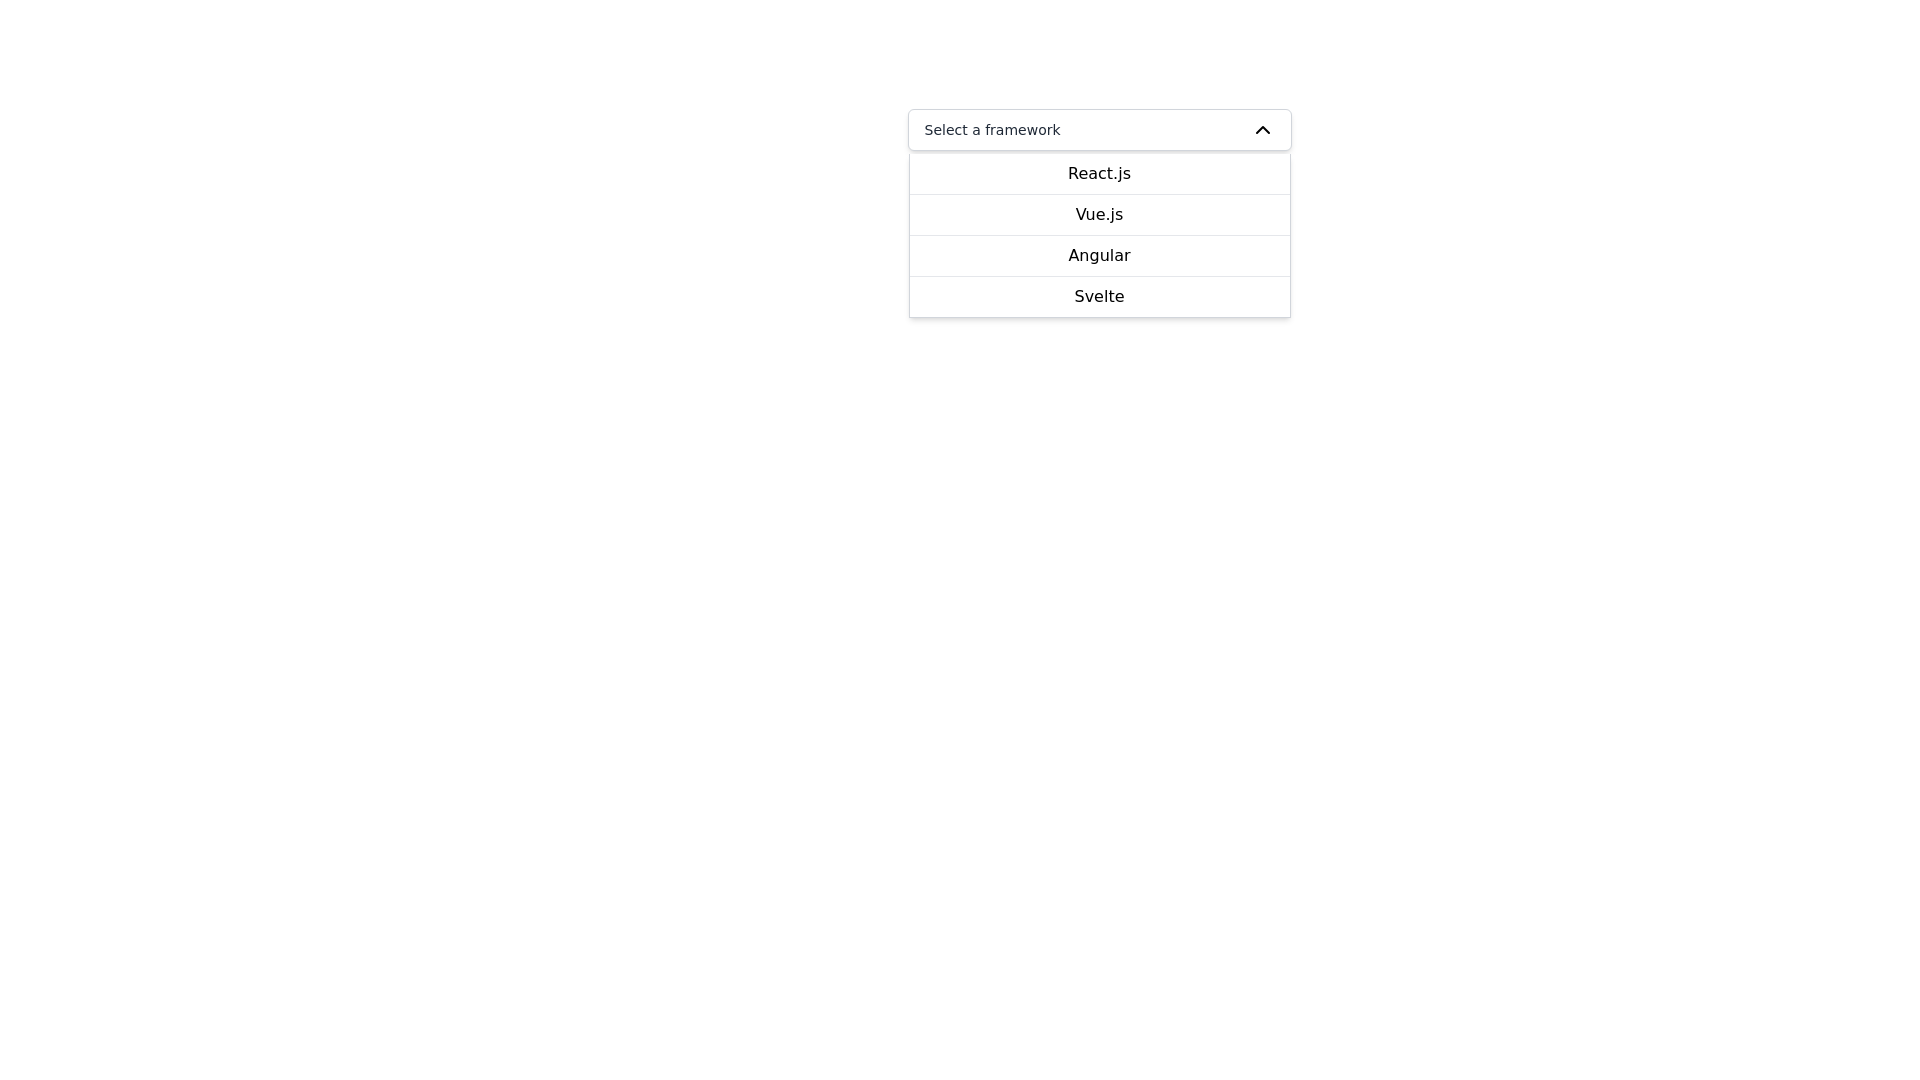 This screenshot has height=1080, width=1920. I want to click on context message from the descriptive text label located below the 'Select a framework' dropdown menu, which is presented in a small gray font, so click(1098, 177).